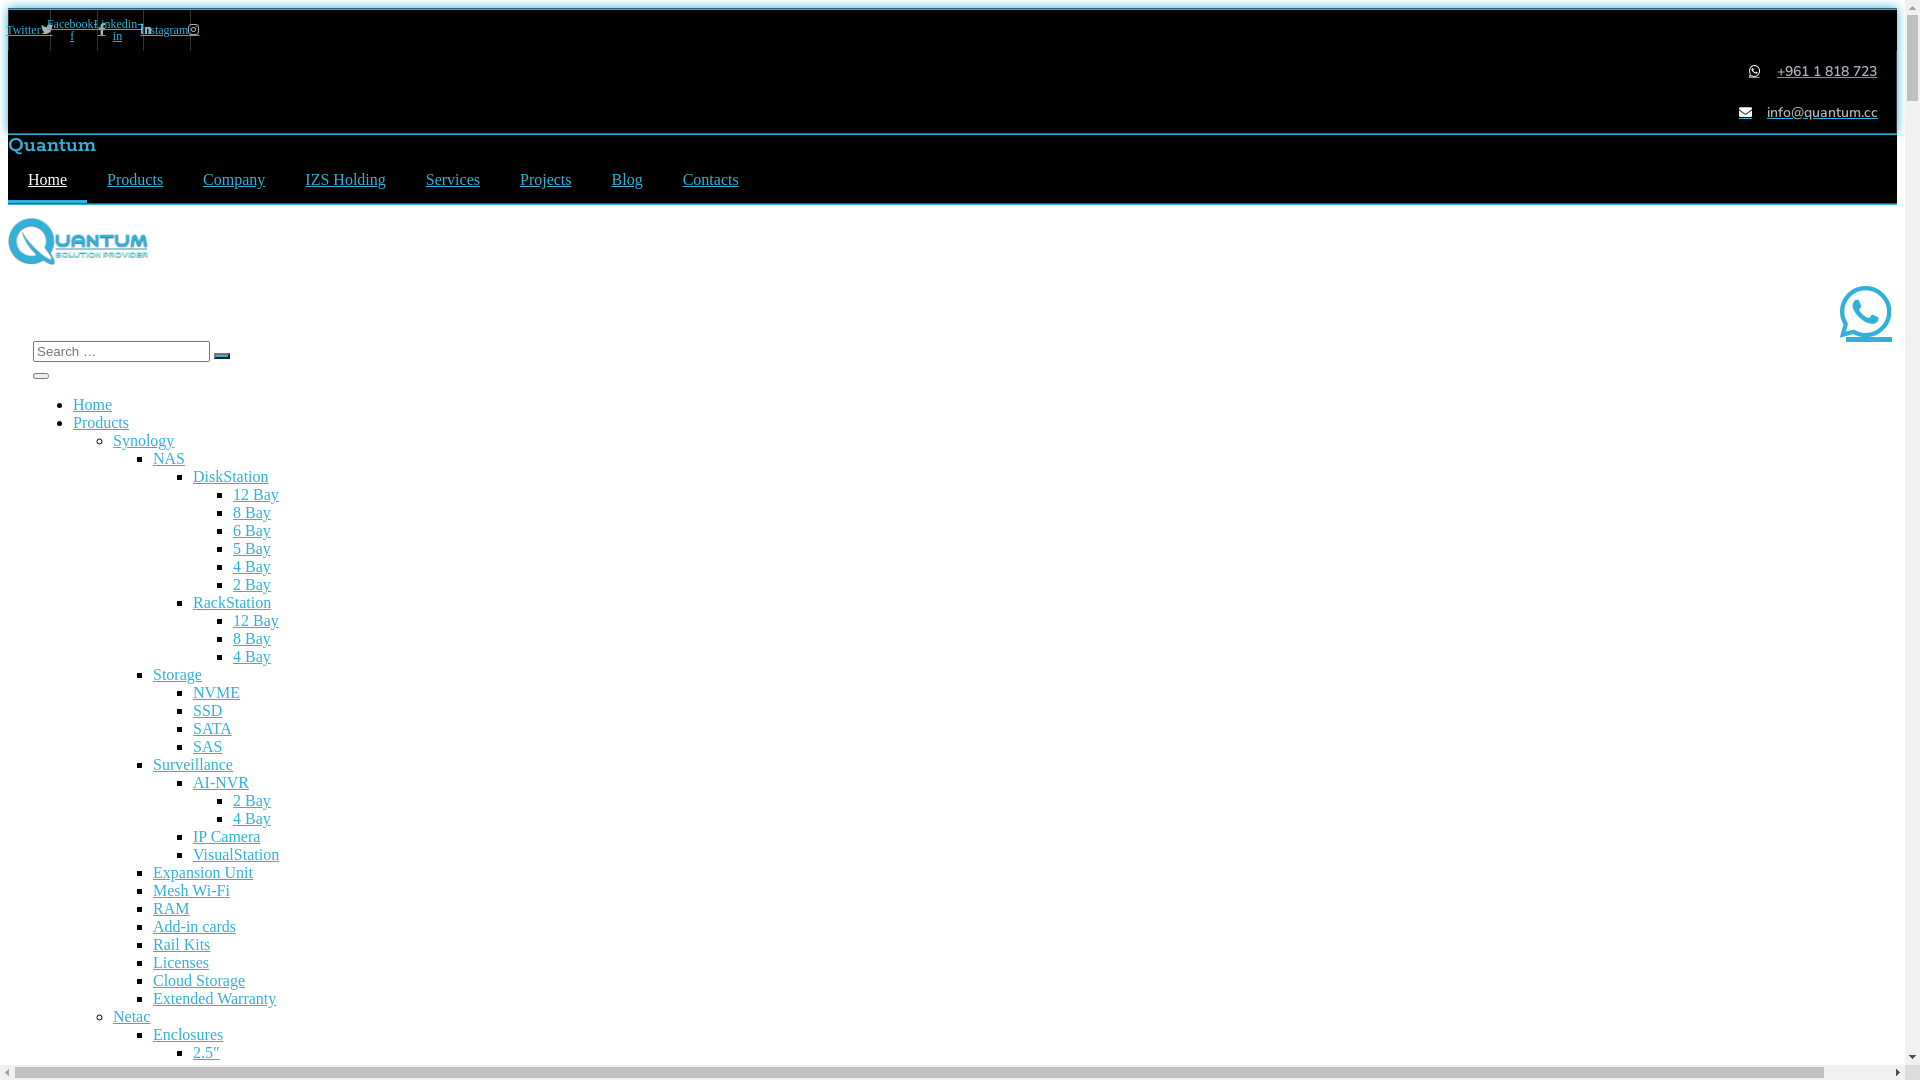  What do you see at coordinates (251, 818) in the screenshot?
I see `'4 Bay'` at bounding box center [251, 818].